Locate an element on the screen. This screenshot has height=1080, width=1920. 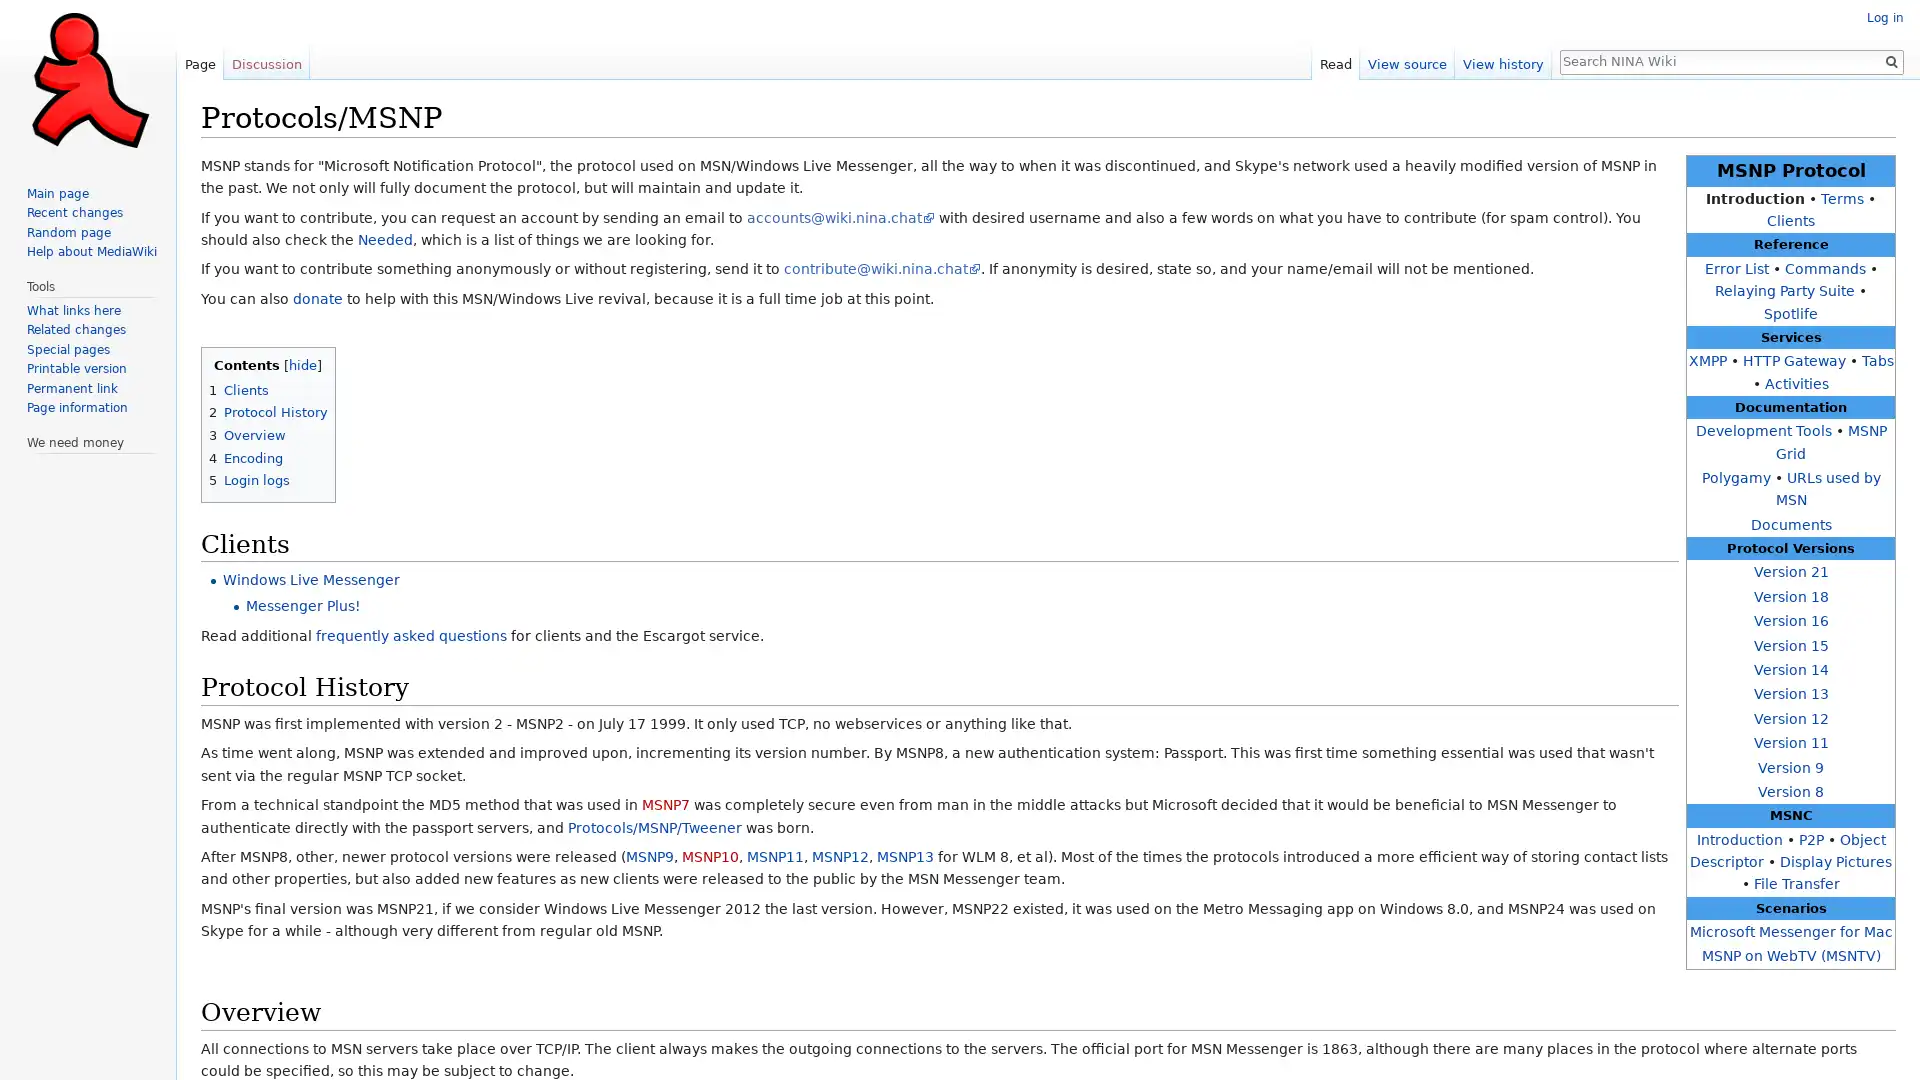
Go is located at coordinates (1890, 60).